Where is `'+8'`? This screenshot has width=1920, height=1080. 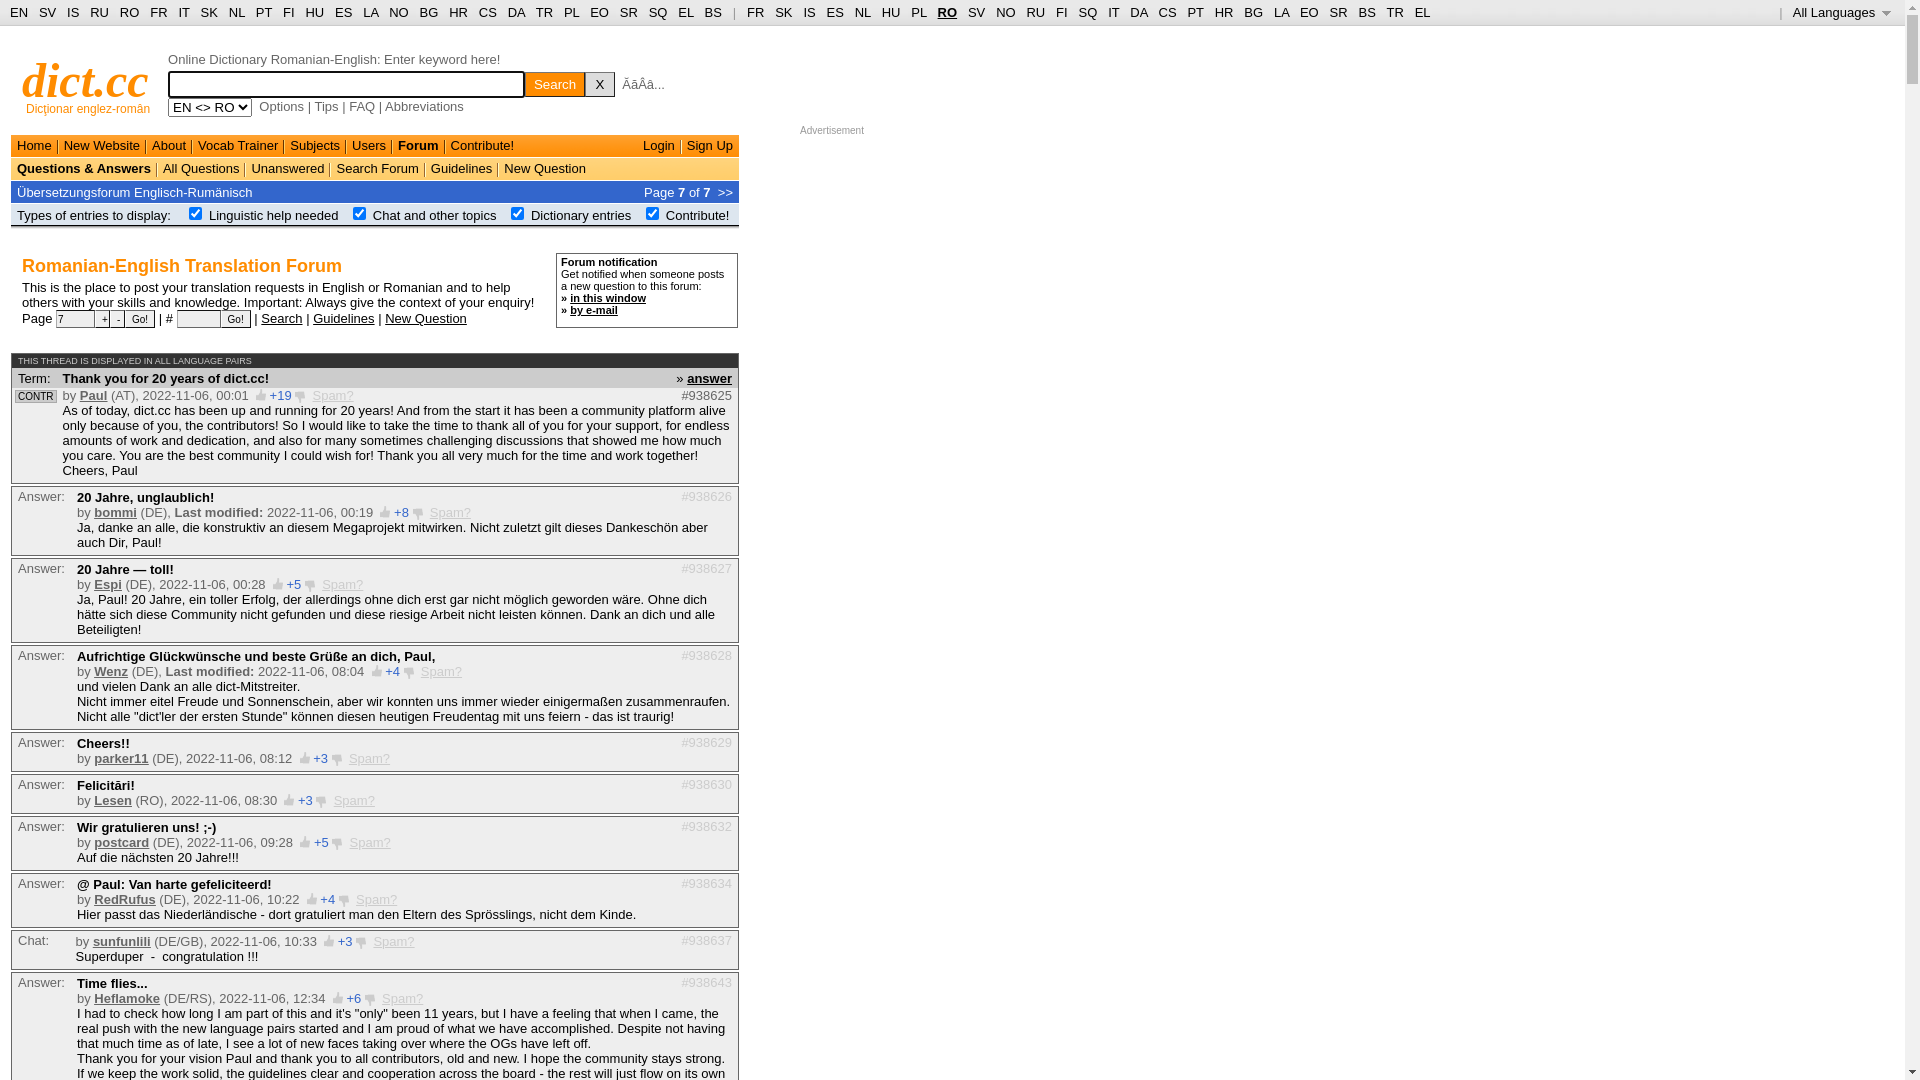 '+8' is located at coordinates (400, 511).